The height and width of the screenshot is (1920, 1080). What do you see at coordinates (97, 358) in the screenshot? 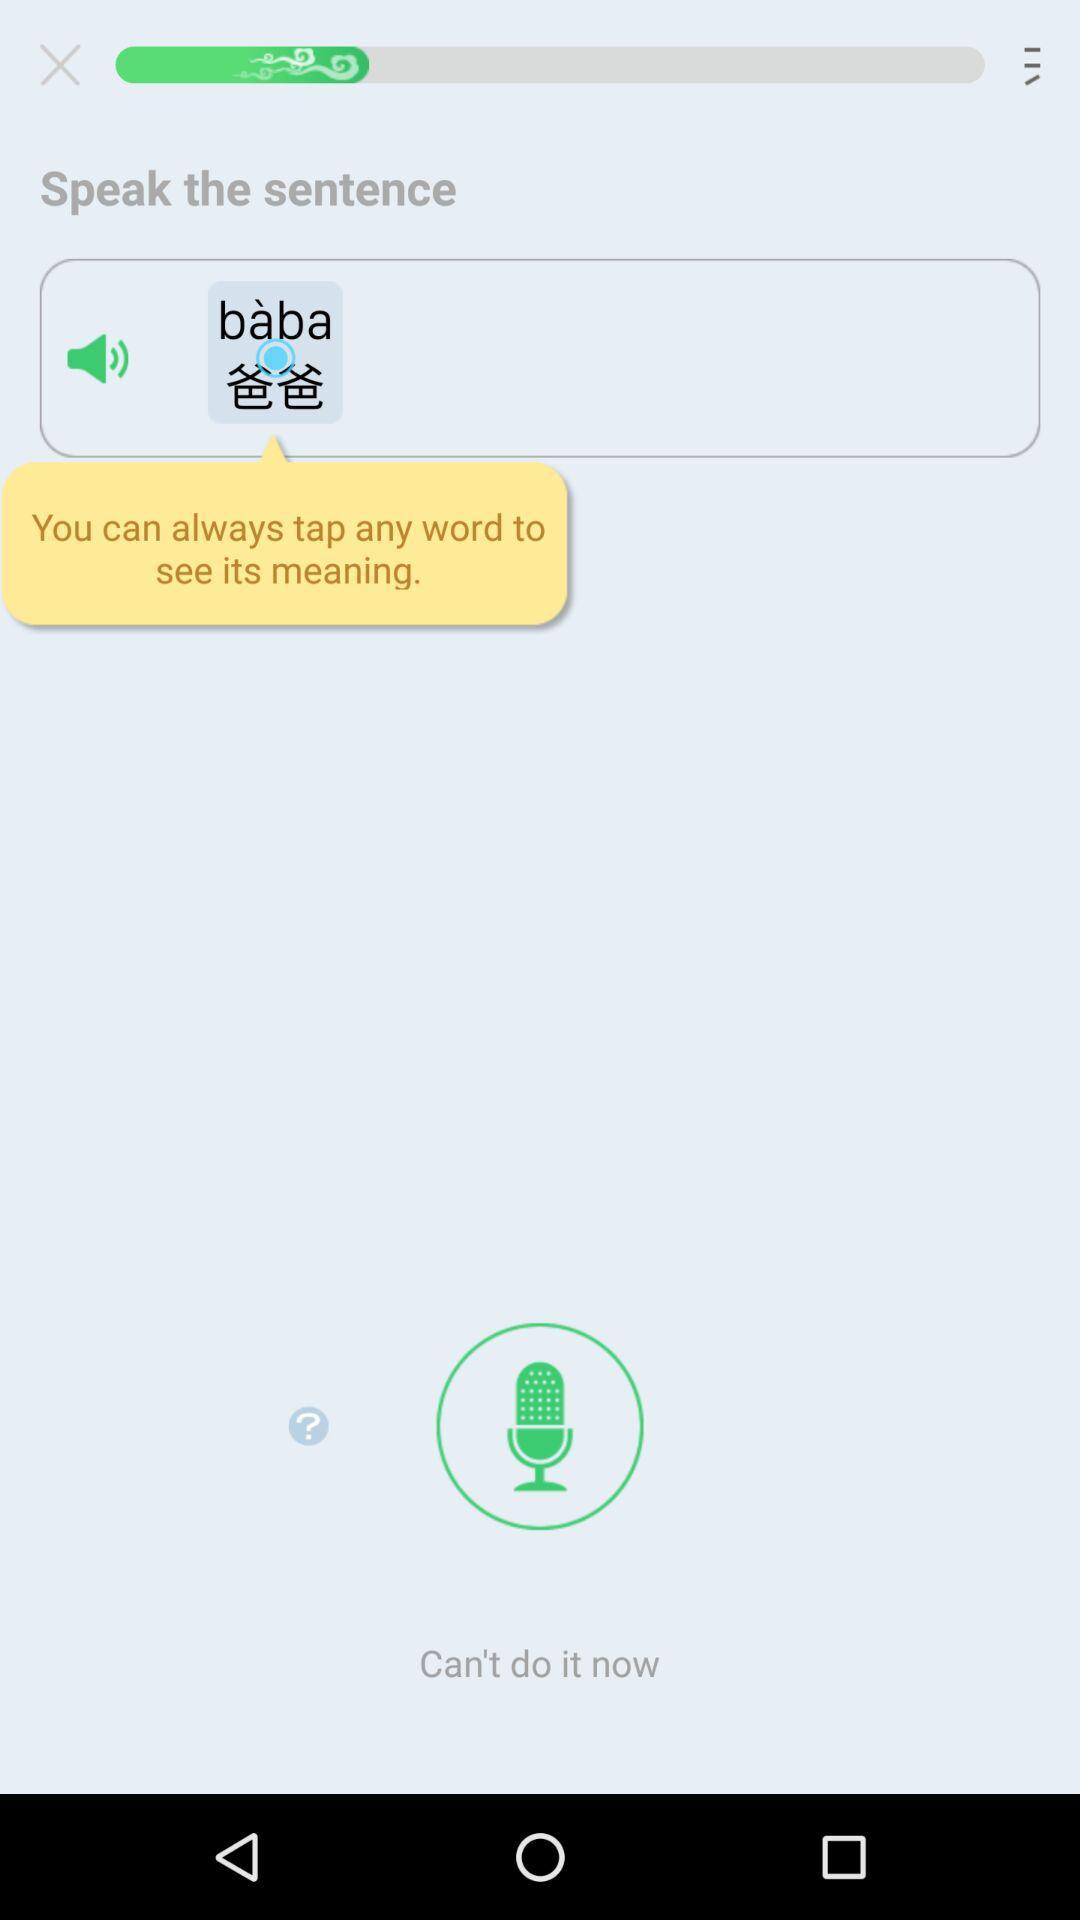
I see `speaker` at bounding box center [97, 358].